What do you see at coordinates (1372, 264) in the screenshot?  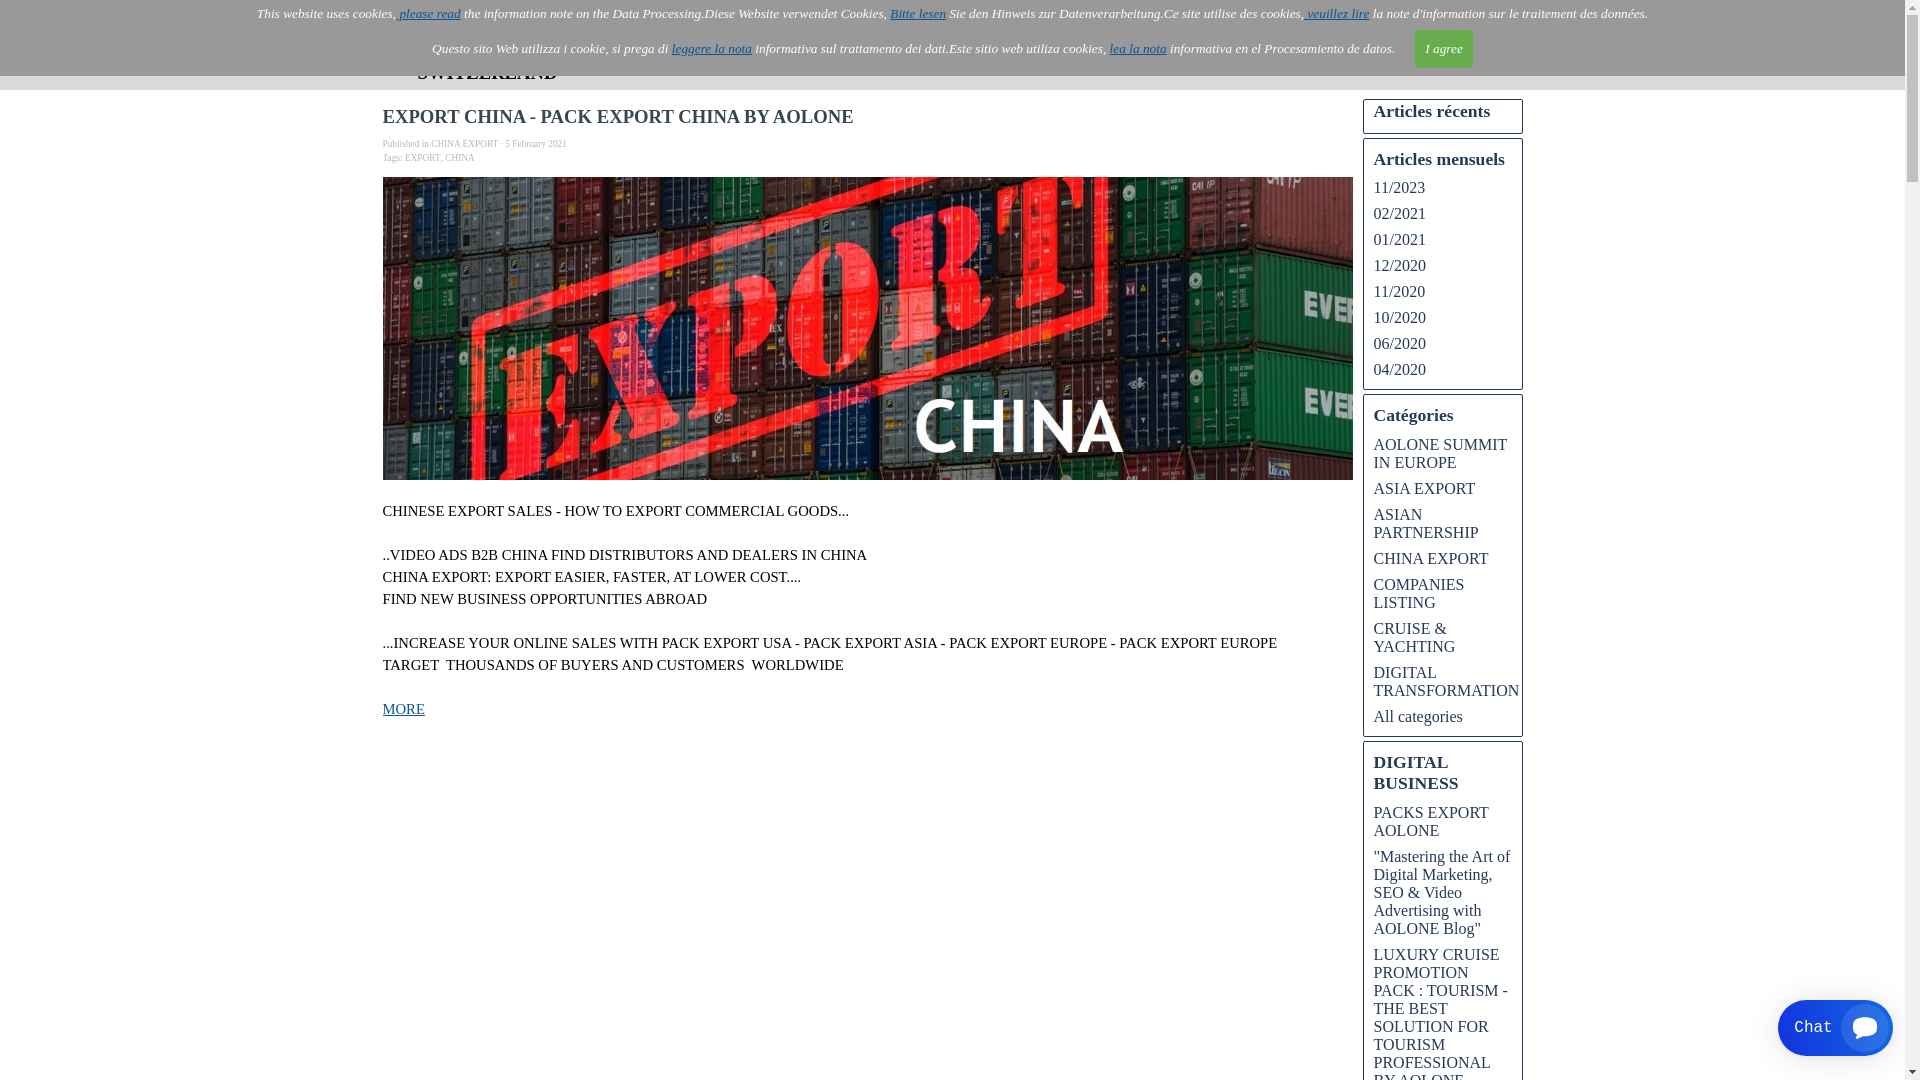 I see `'12/2020'` at bounding box center [1372, 264].